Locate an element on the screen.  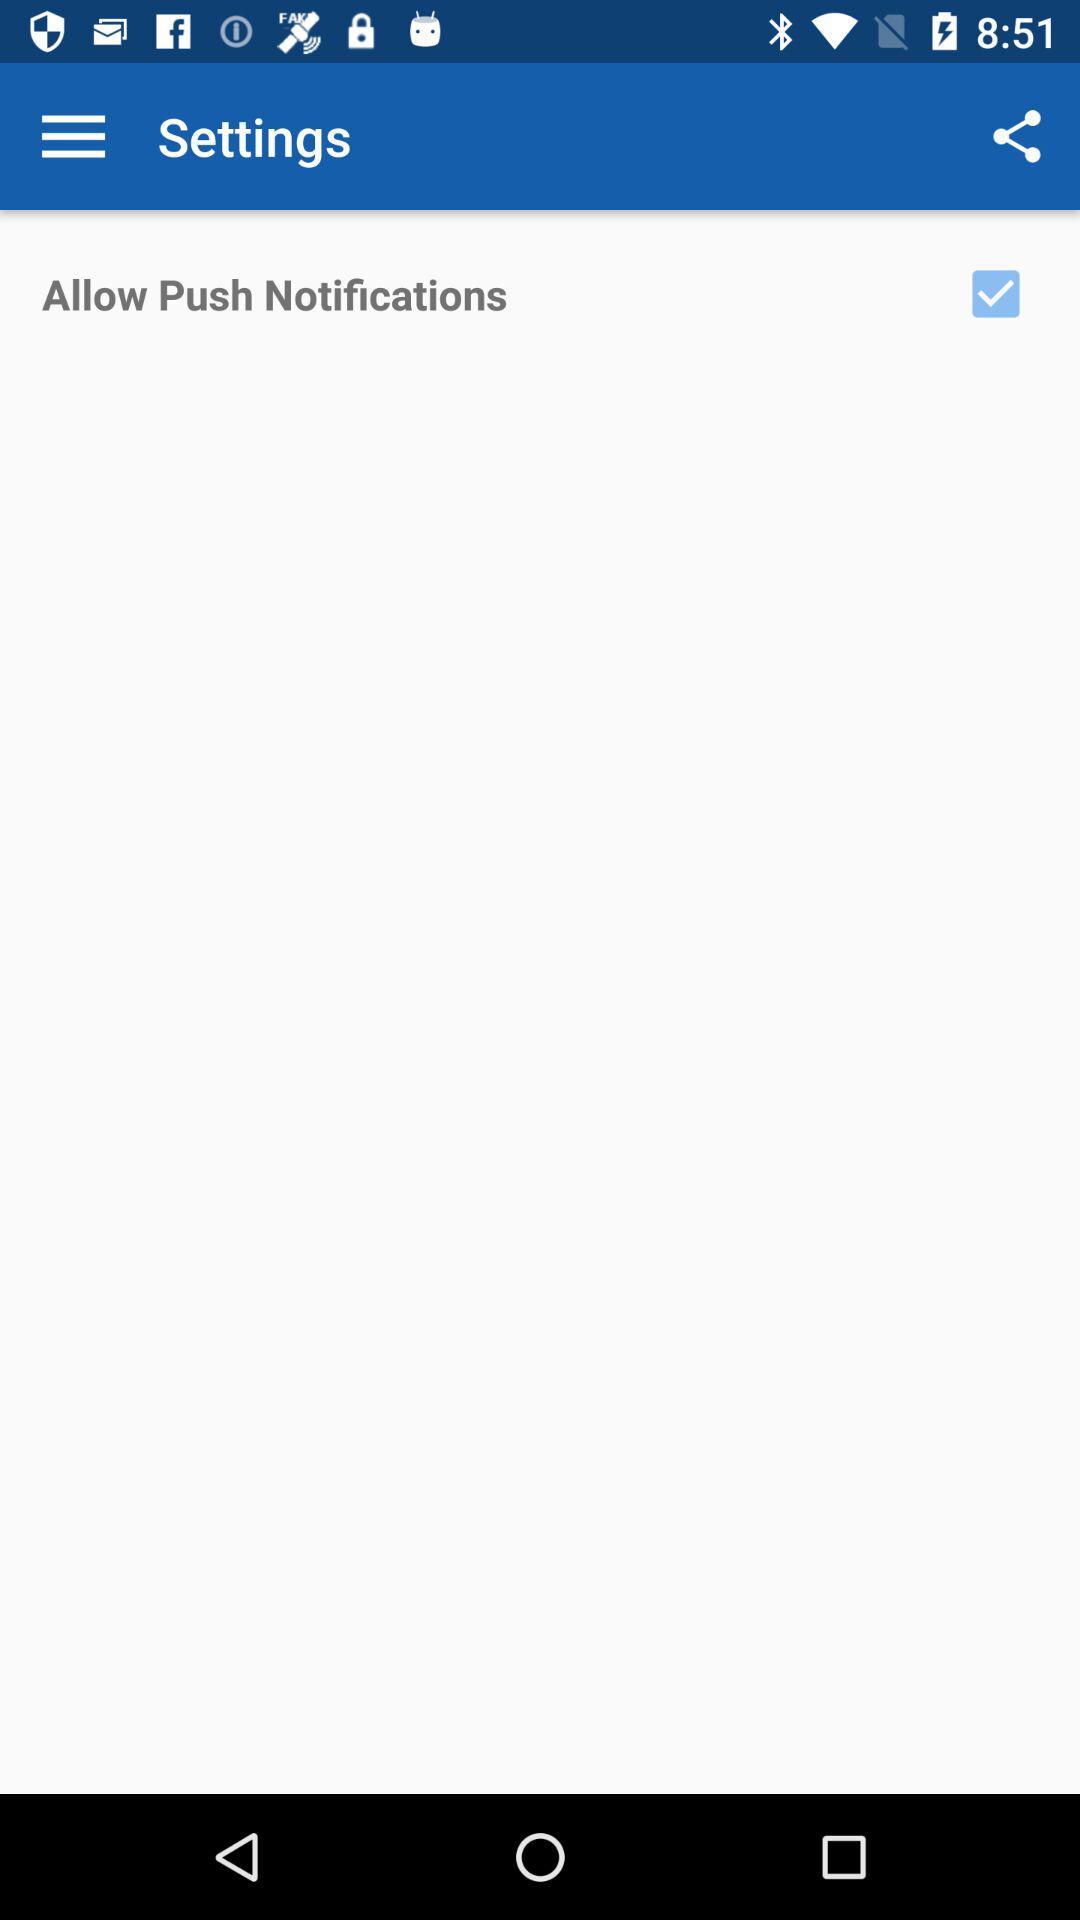
item next to the allow push notifications item is located at coordinates (995, 292).